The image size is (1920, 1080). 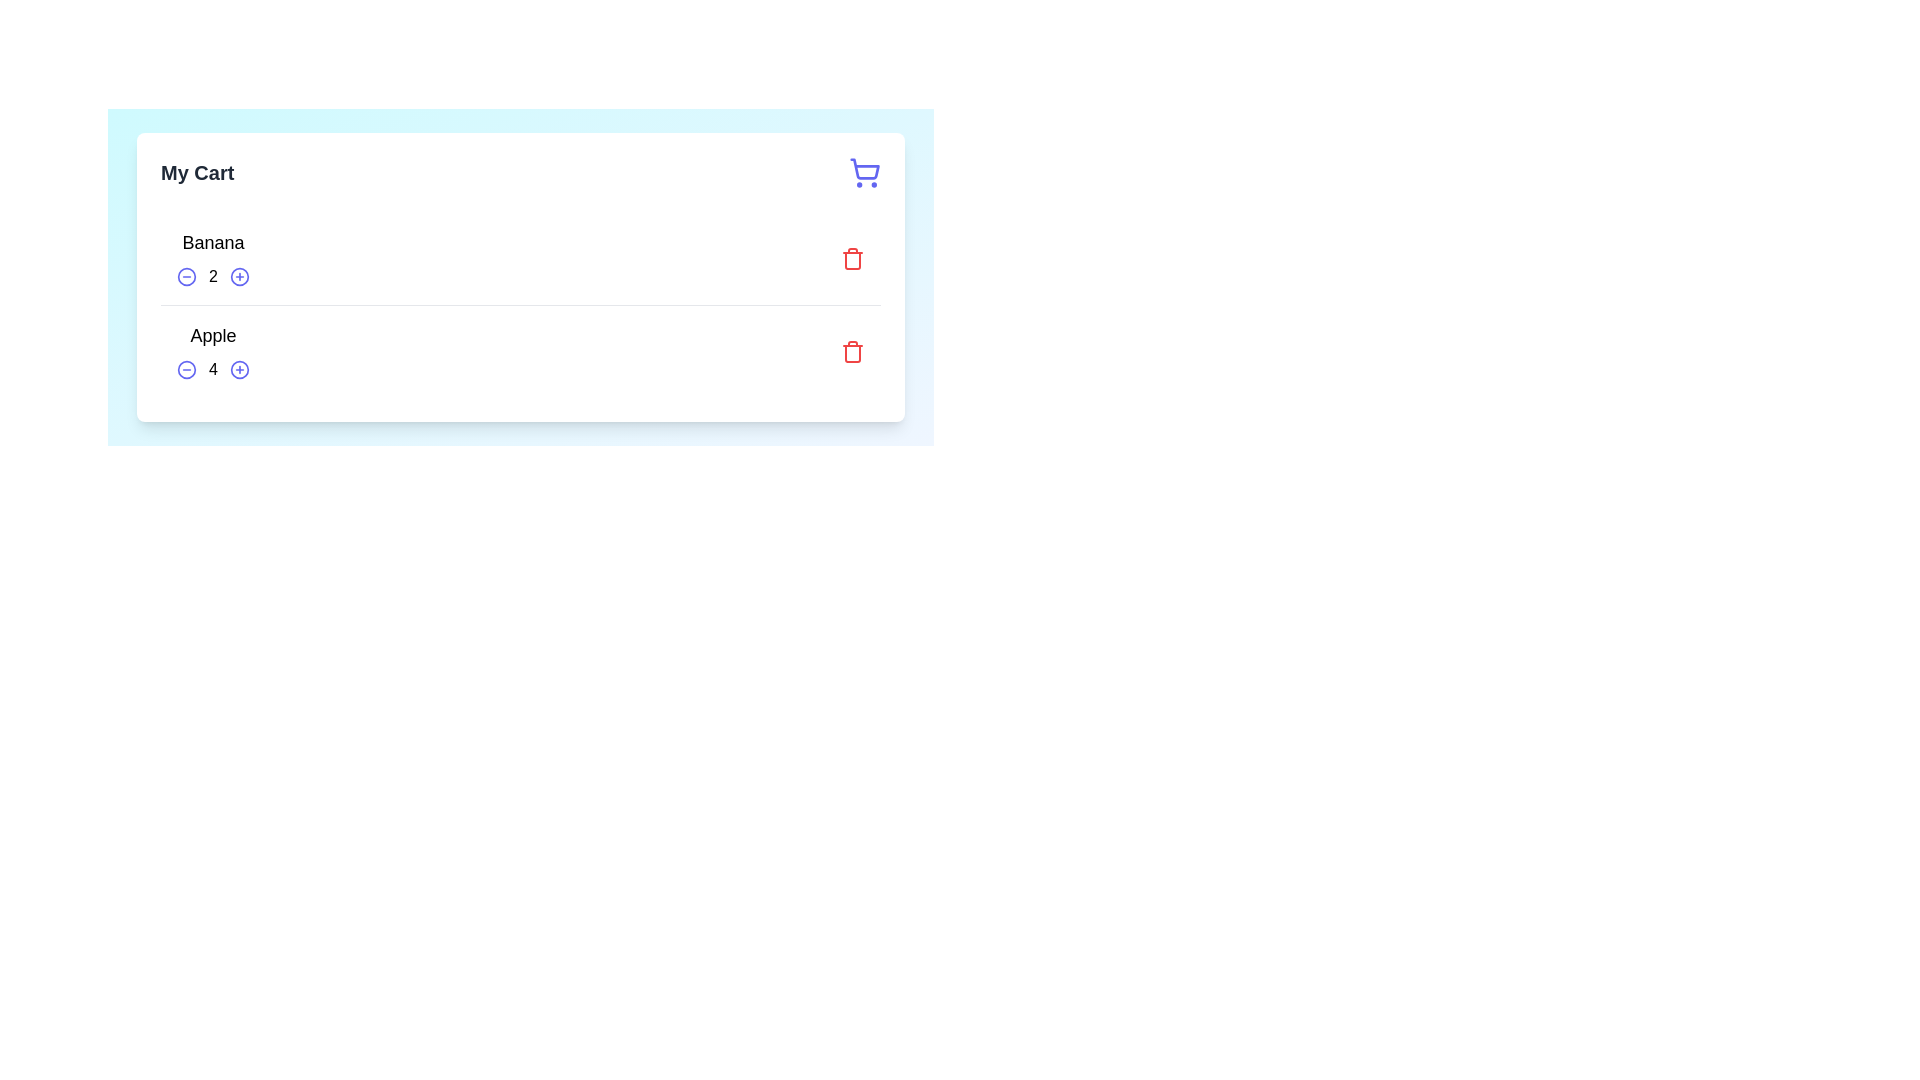 What do you see at coordinates (213, 370) in the screenshot?
I see `the static text display showing the current quantity of 'Apple', which is located in the second row between two circular icons for modifying the quantity` at bounding box center [213, 370].